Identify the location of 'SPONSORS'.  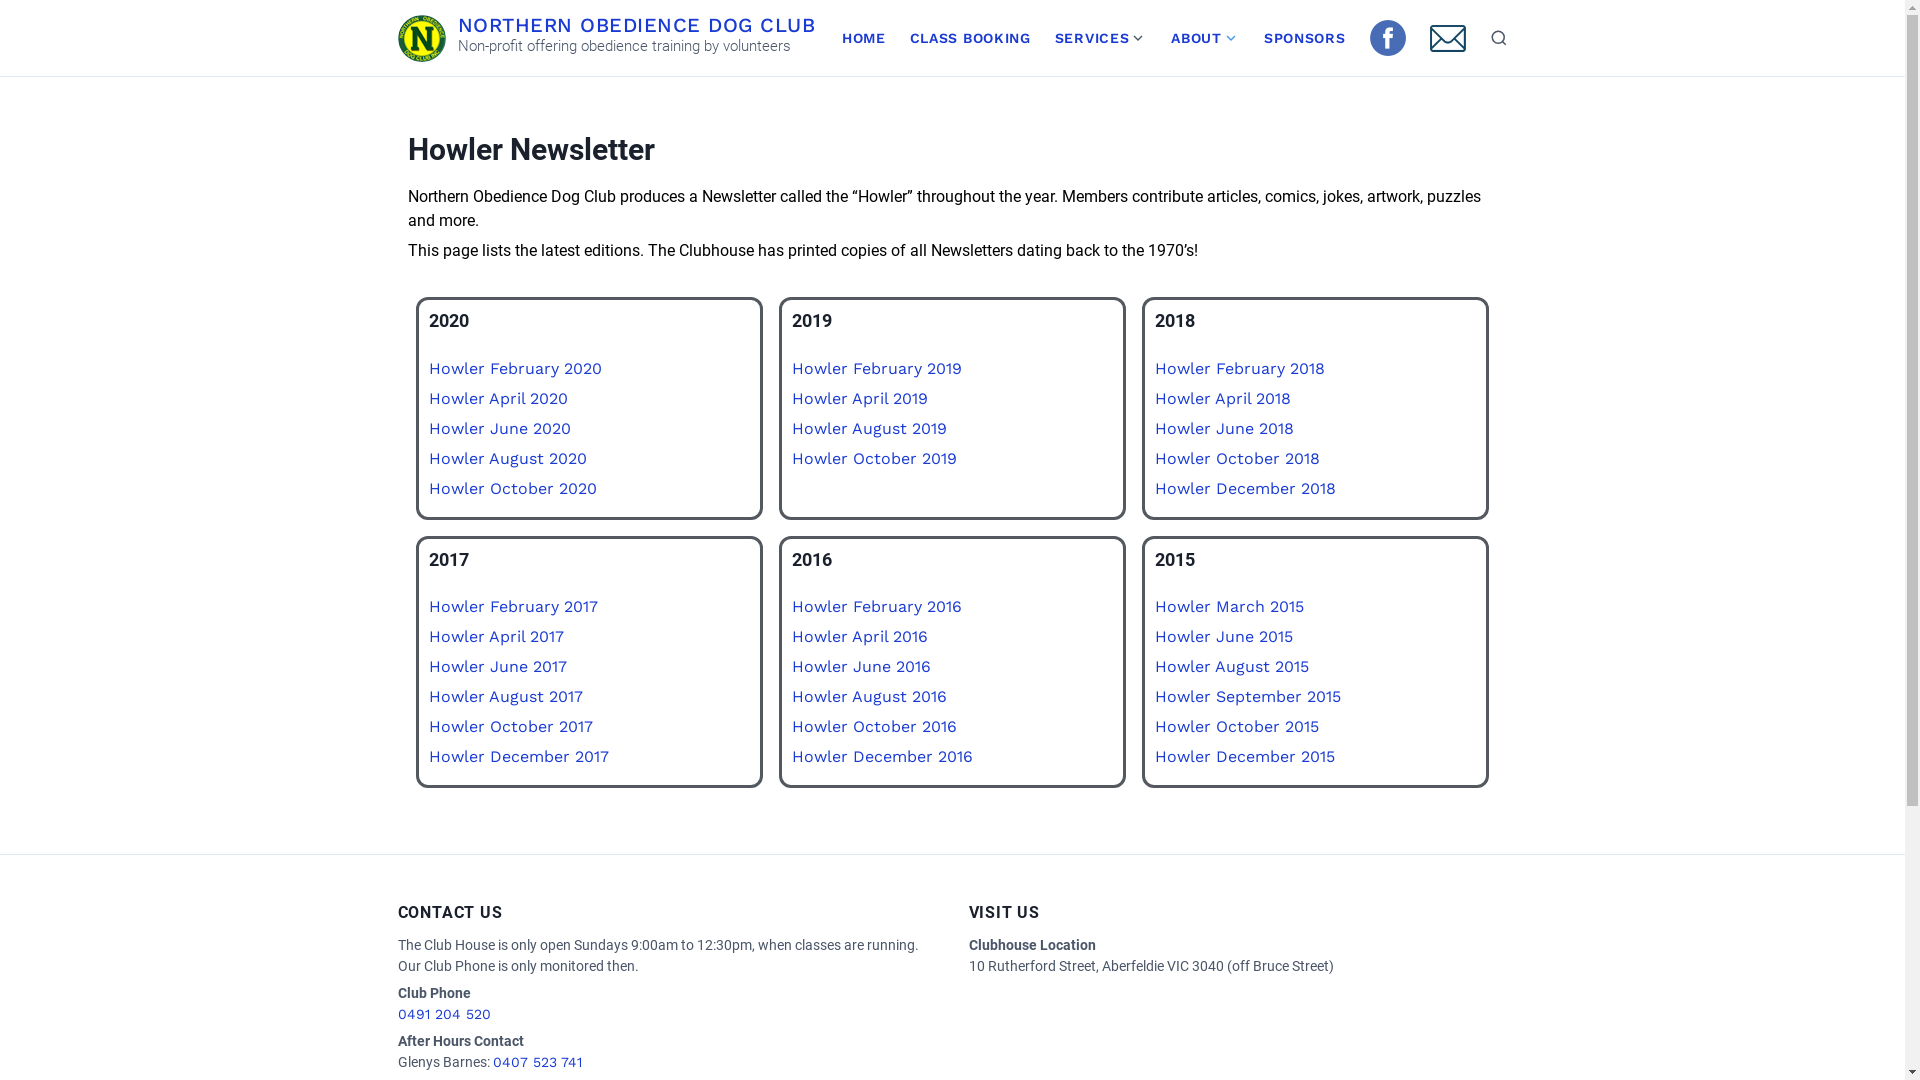
(1305, 38).